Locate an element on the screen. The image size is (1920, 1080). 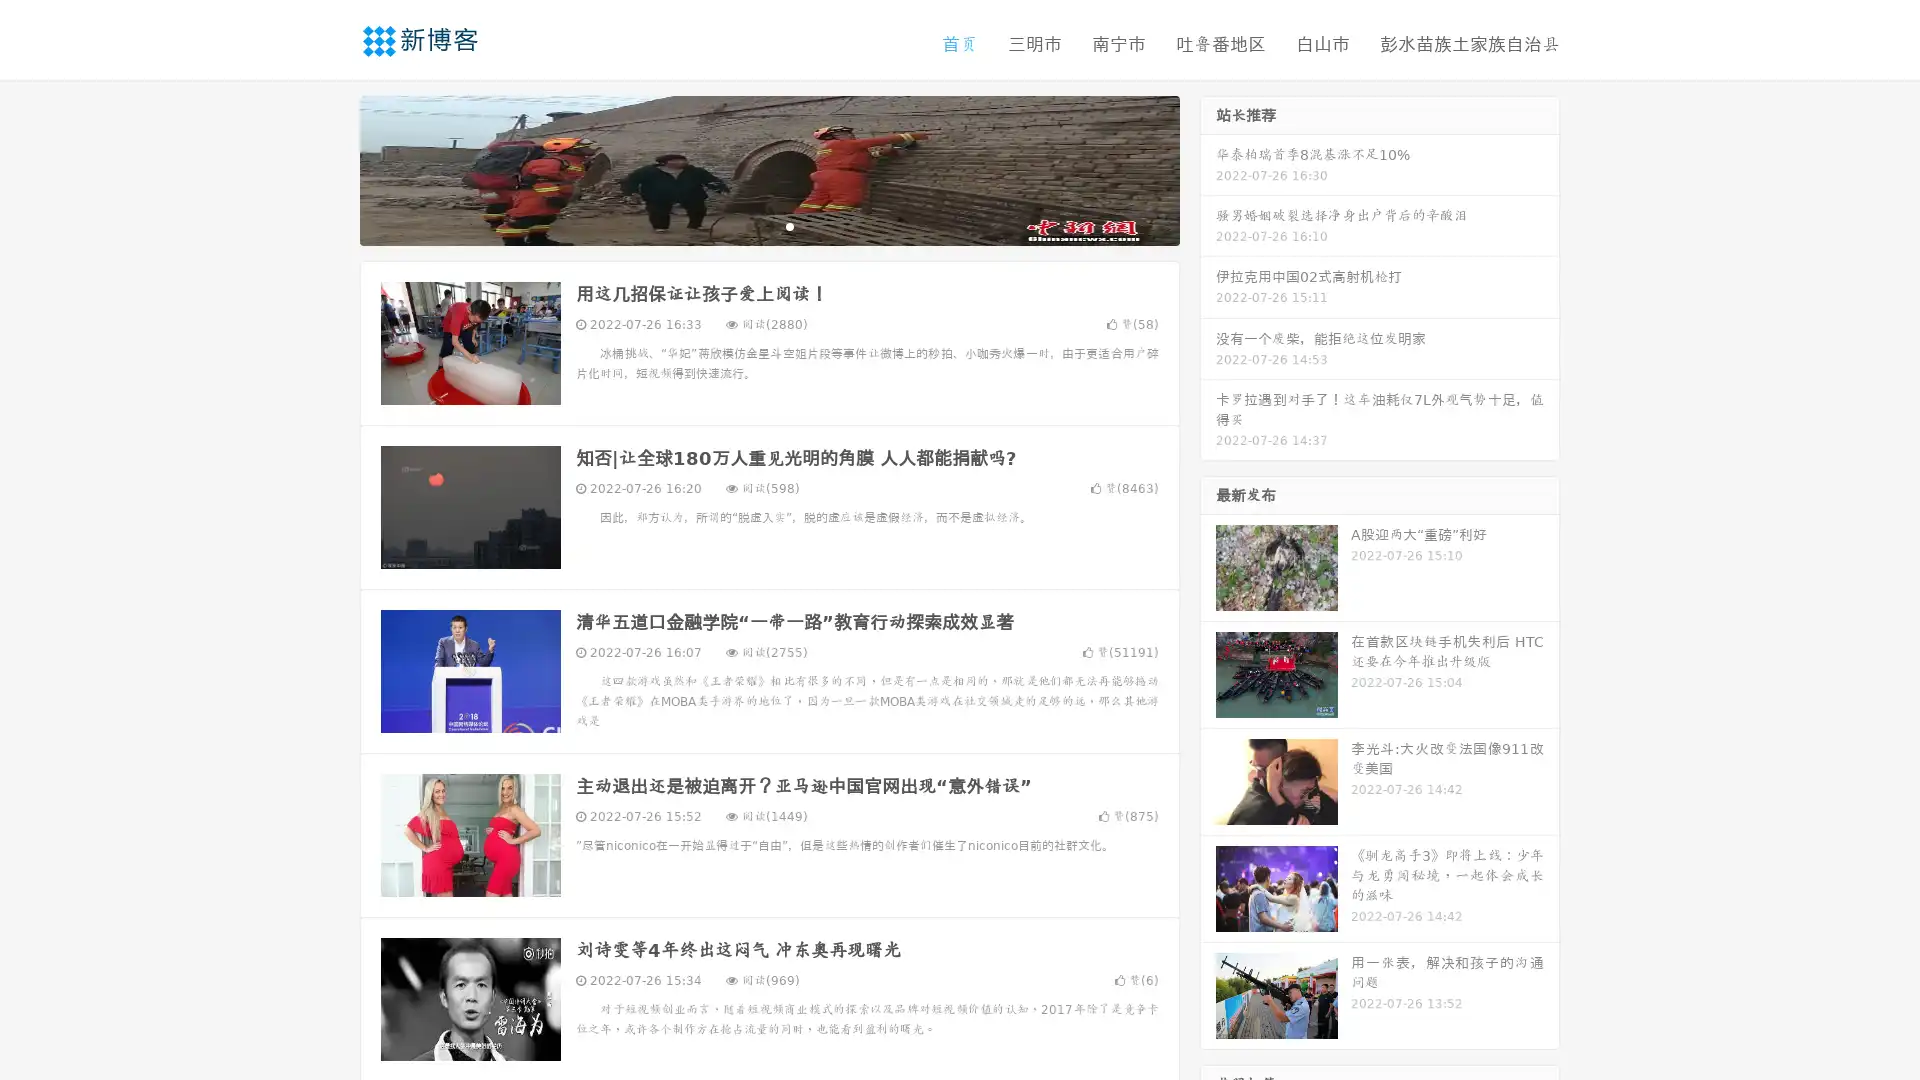
Previous slide is located at coordinates (330, 168).